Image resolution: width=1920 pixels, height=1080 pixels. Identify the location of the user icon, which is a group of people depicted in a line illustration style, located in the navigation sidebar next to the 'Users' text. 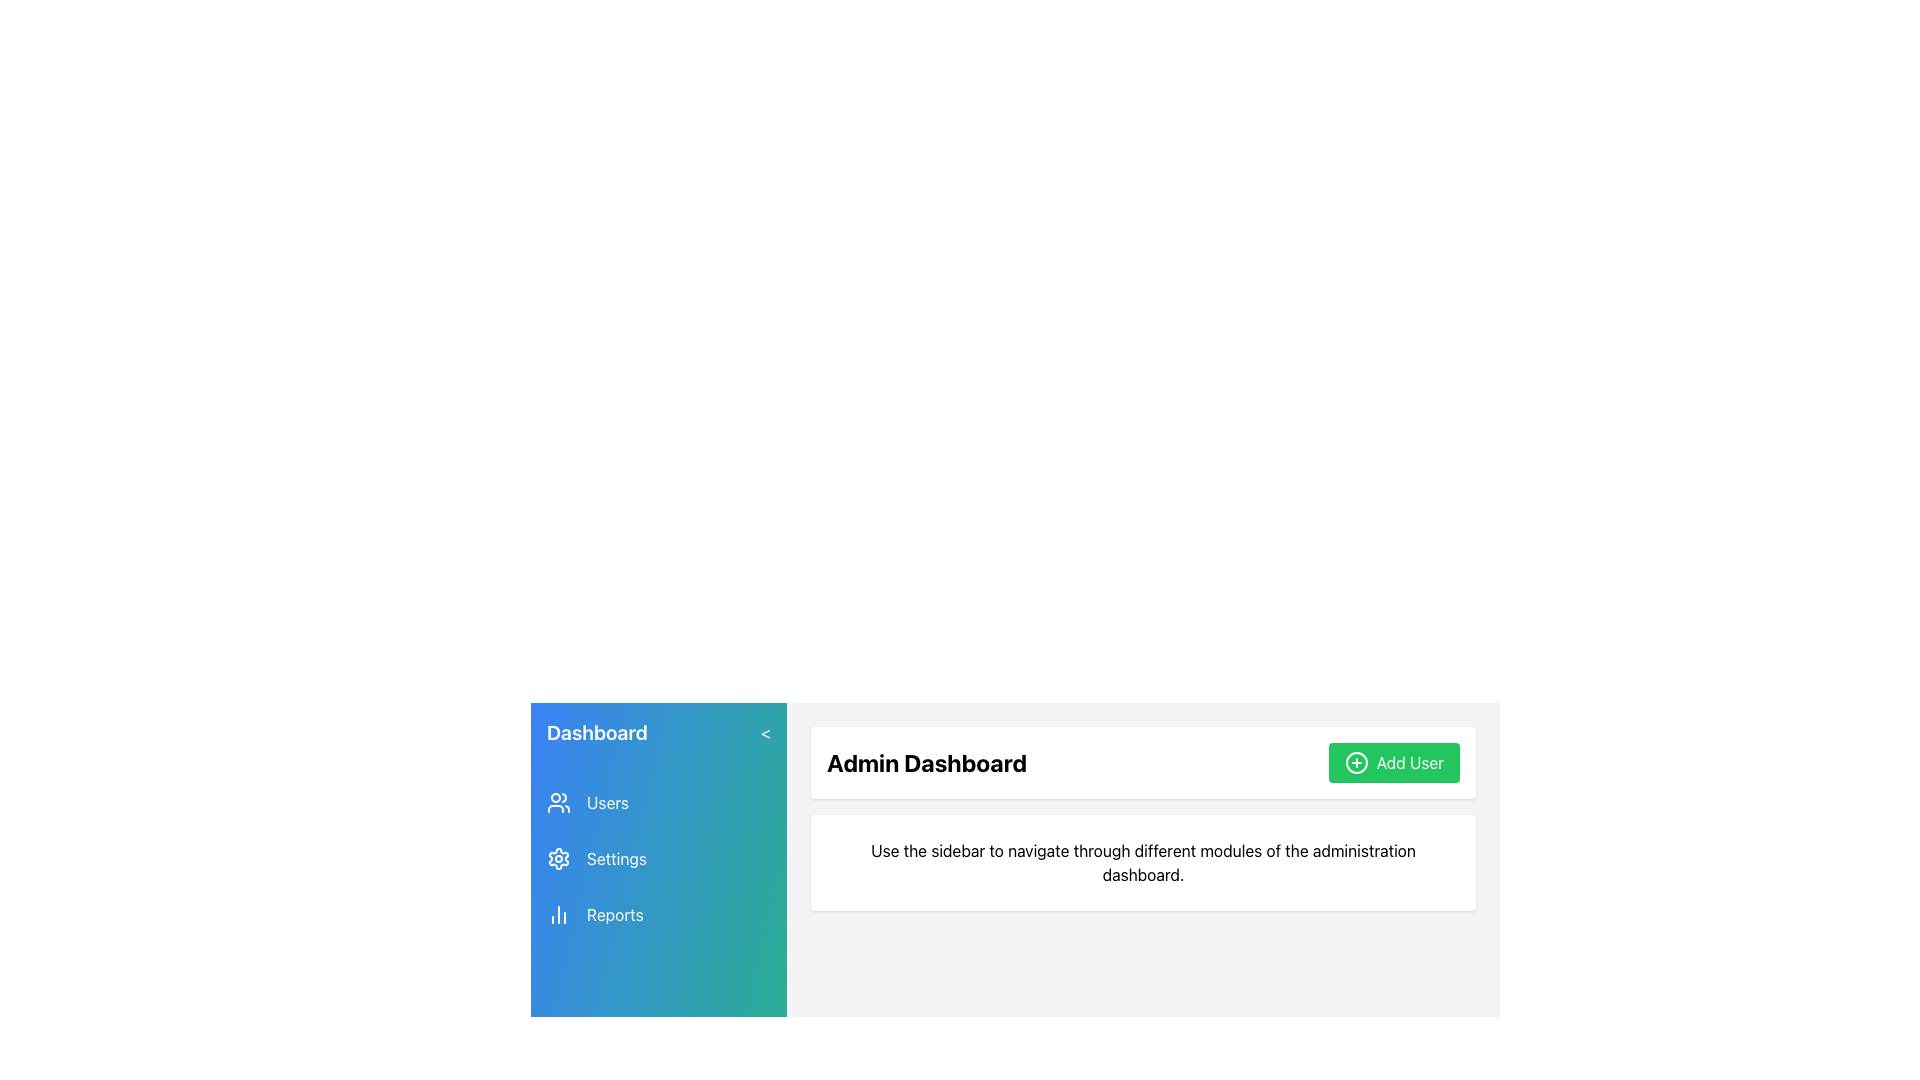
(558, 801).